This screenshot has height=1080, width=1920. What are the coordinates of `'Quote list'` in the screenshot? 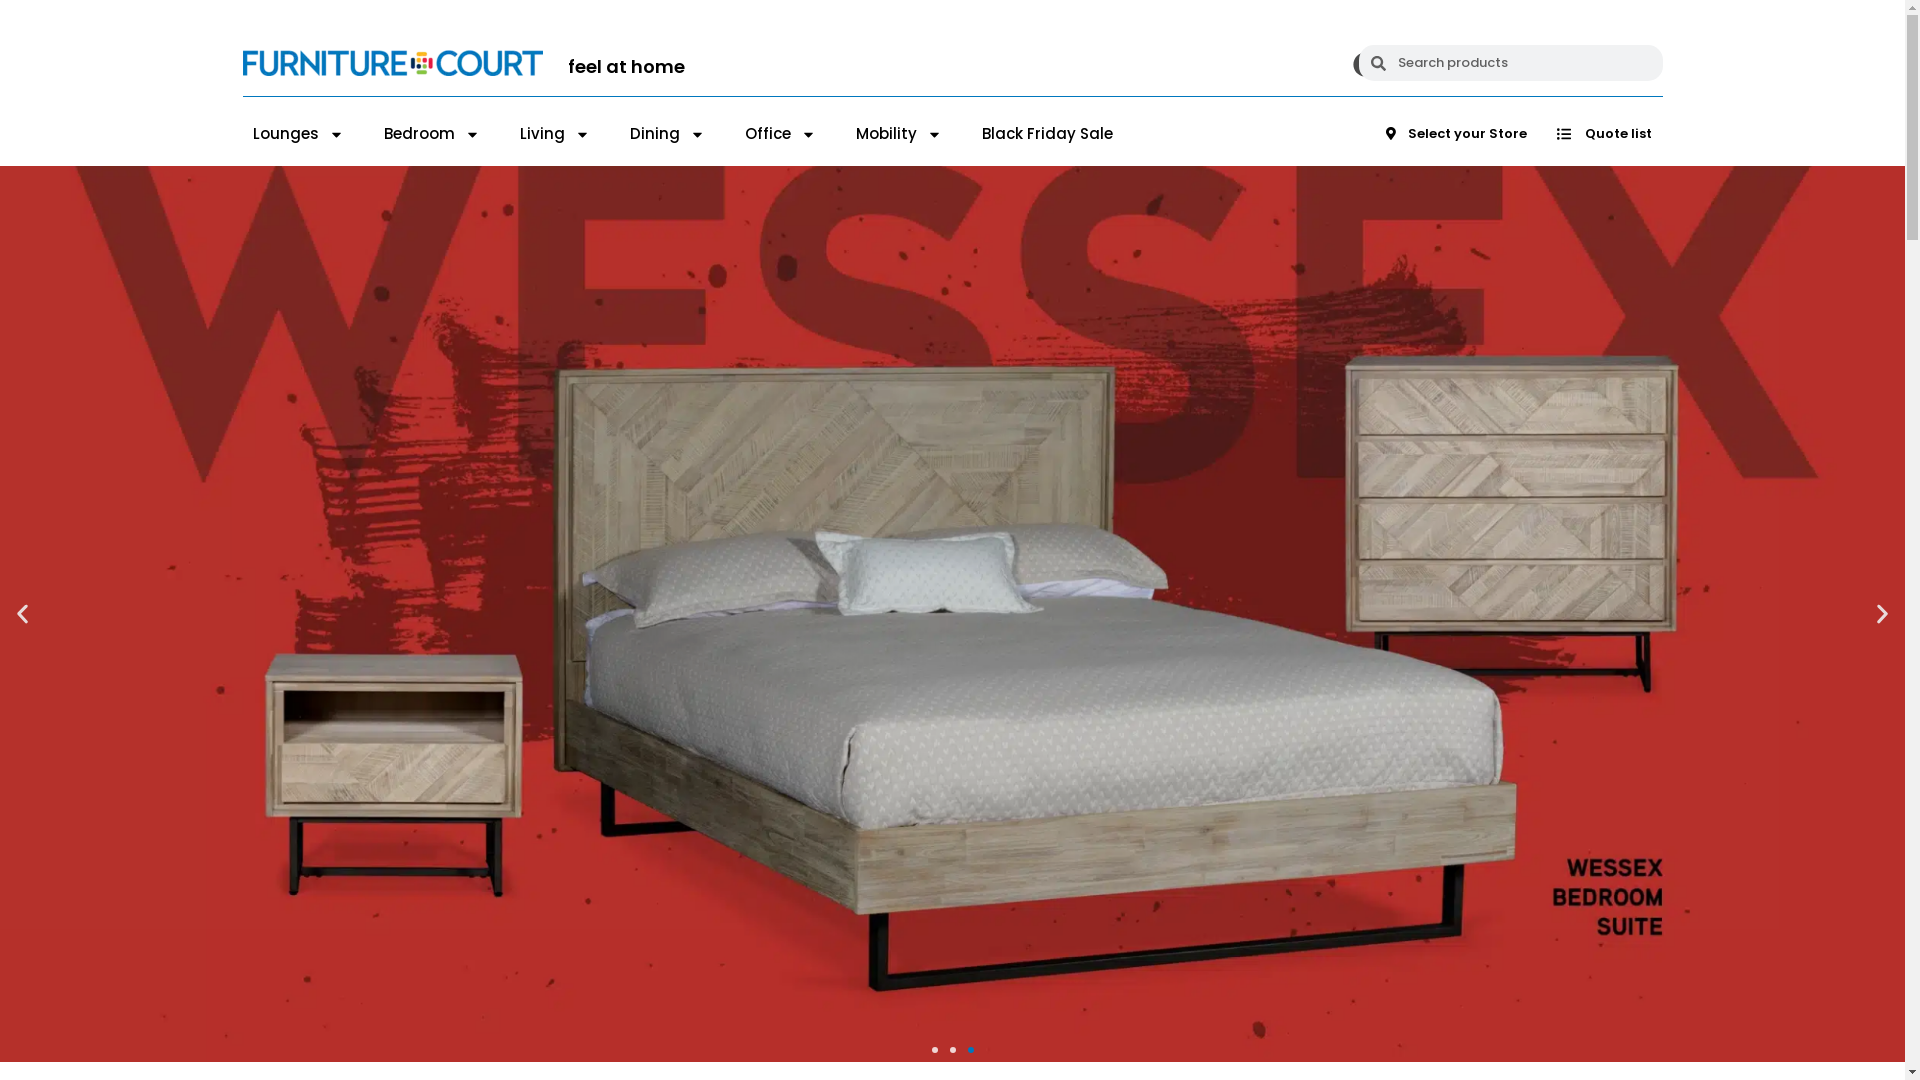 It's located at (1604, 134).